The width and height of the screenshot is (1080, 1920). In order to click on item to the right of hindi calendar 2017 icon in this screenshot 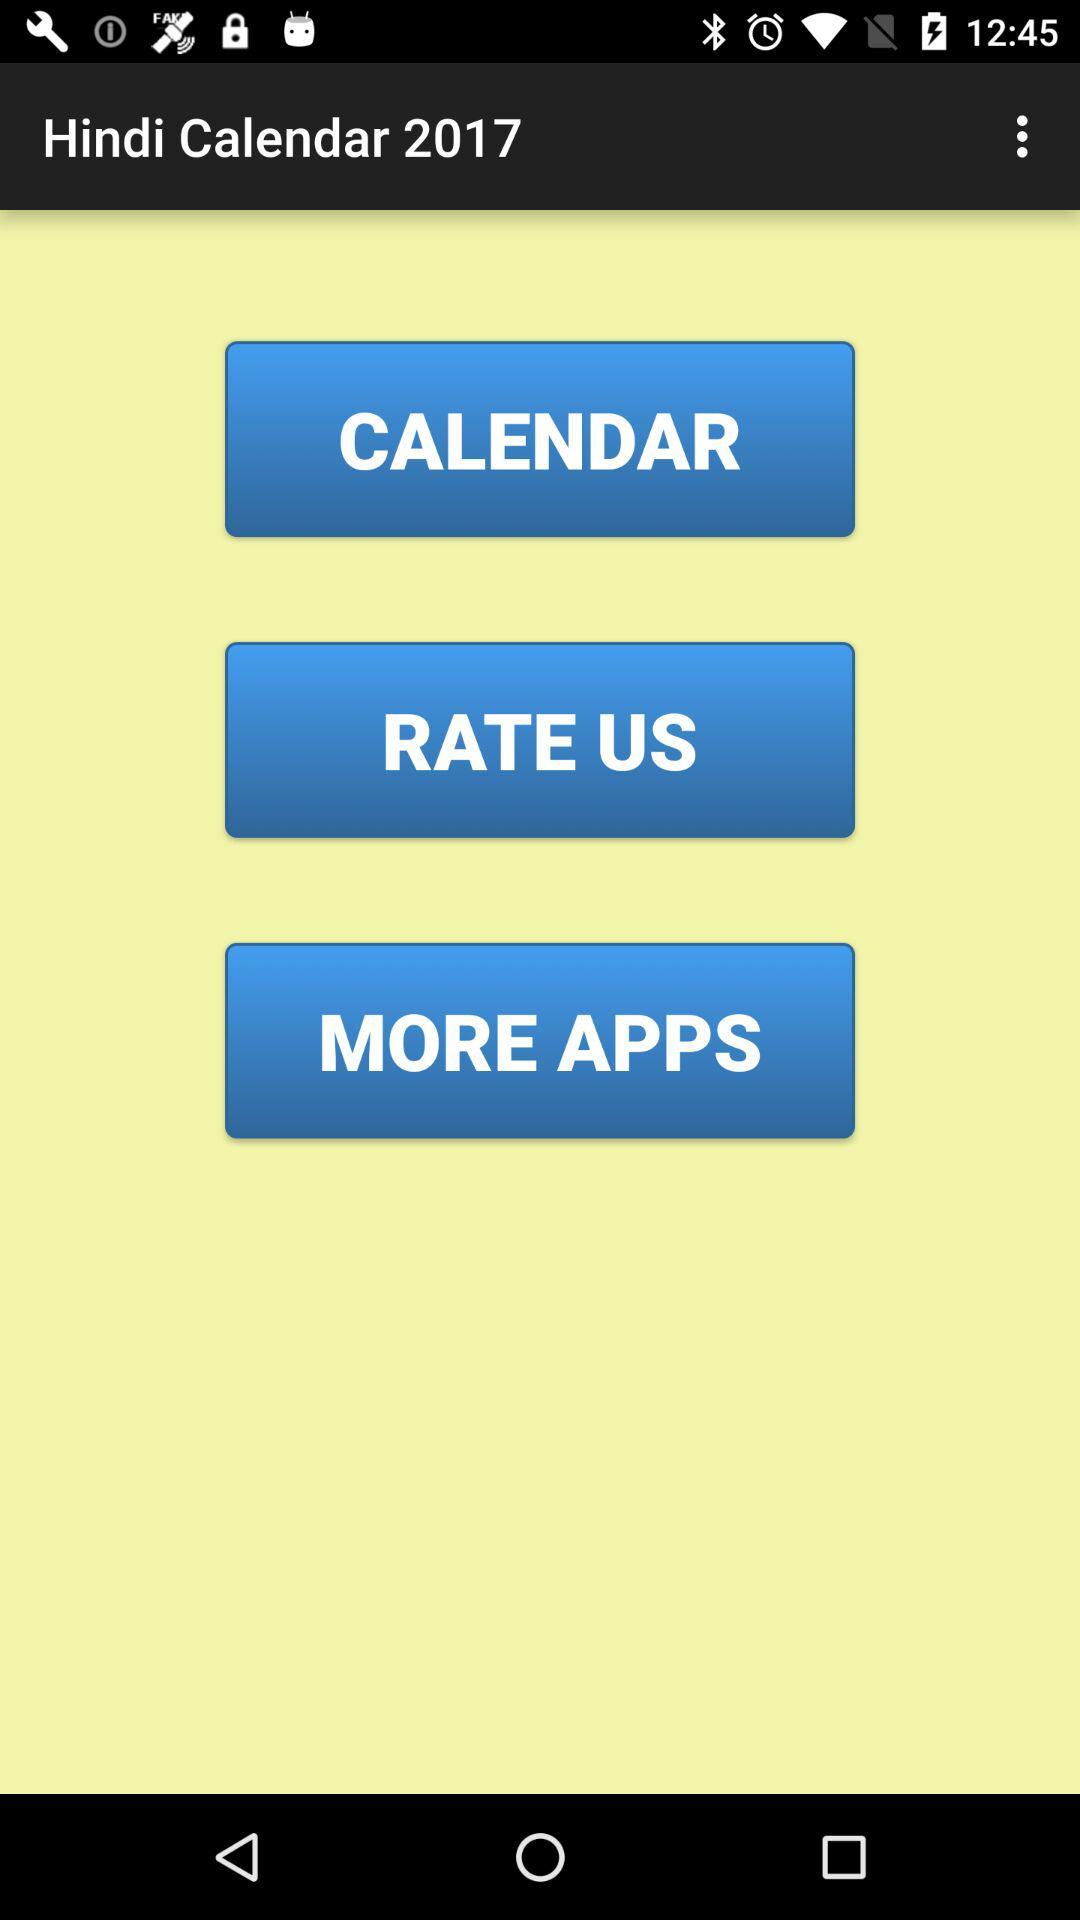, I will do `click(1027, 135)`.